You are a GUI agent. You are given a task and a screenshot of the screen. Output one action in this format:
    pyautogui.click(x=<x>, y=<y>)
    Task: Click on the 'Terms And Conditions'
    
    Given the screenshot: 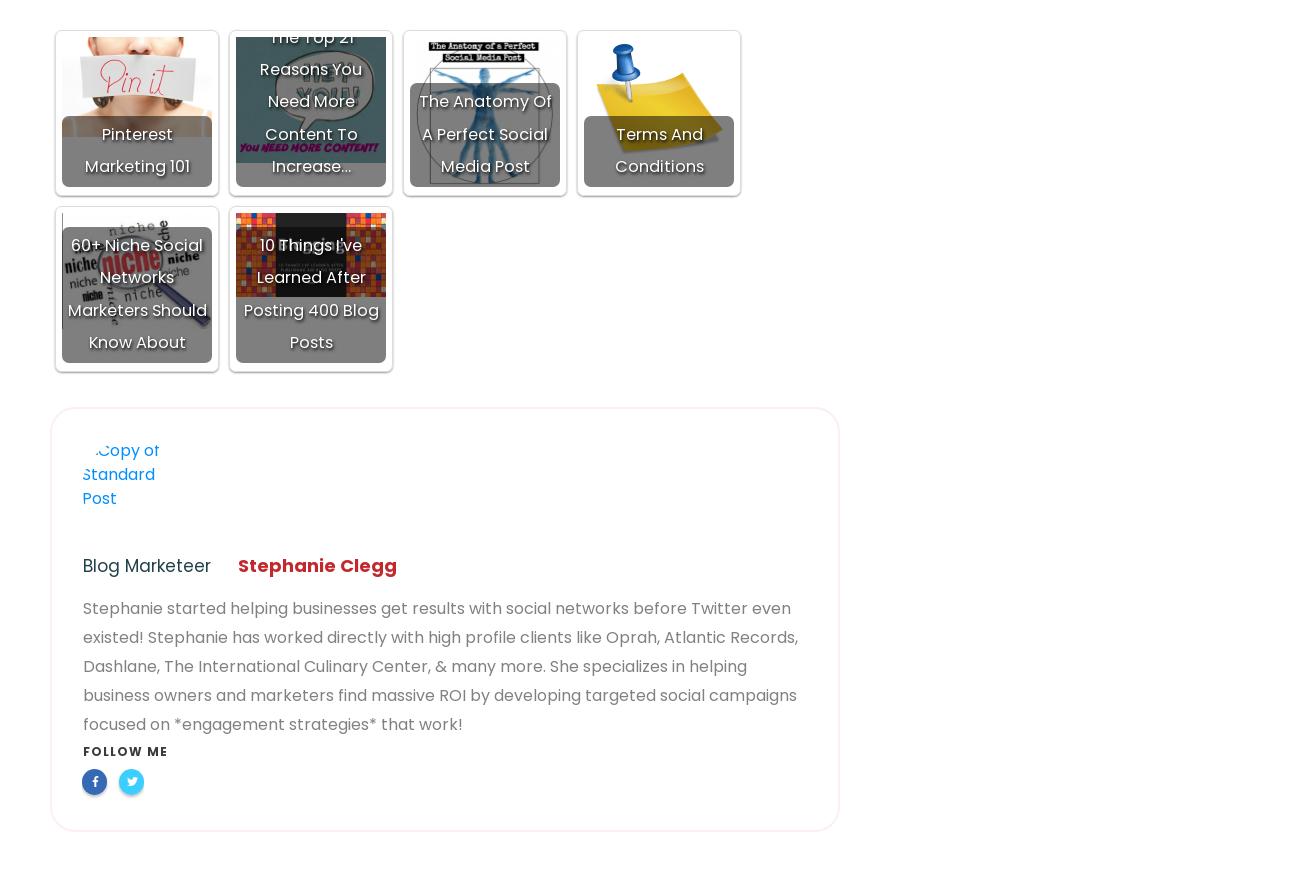 What is the action you would take?
    pyautogui.click(x=657, y=150)
    